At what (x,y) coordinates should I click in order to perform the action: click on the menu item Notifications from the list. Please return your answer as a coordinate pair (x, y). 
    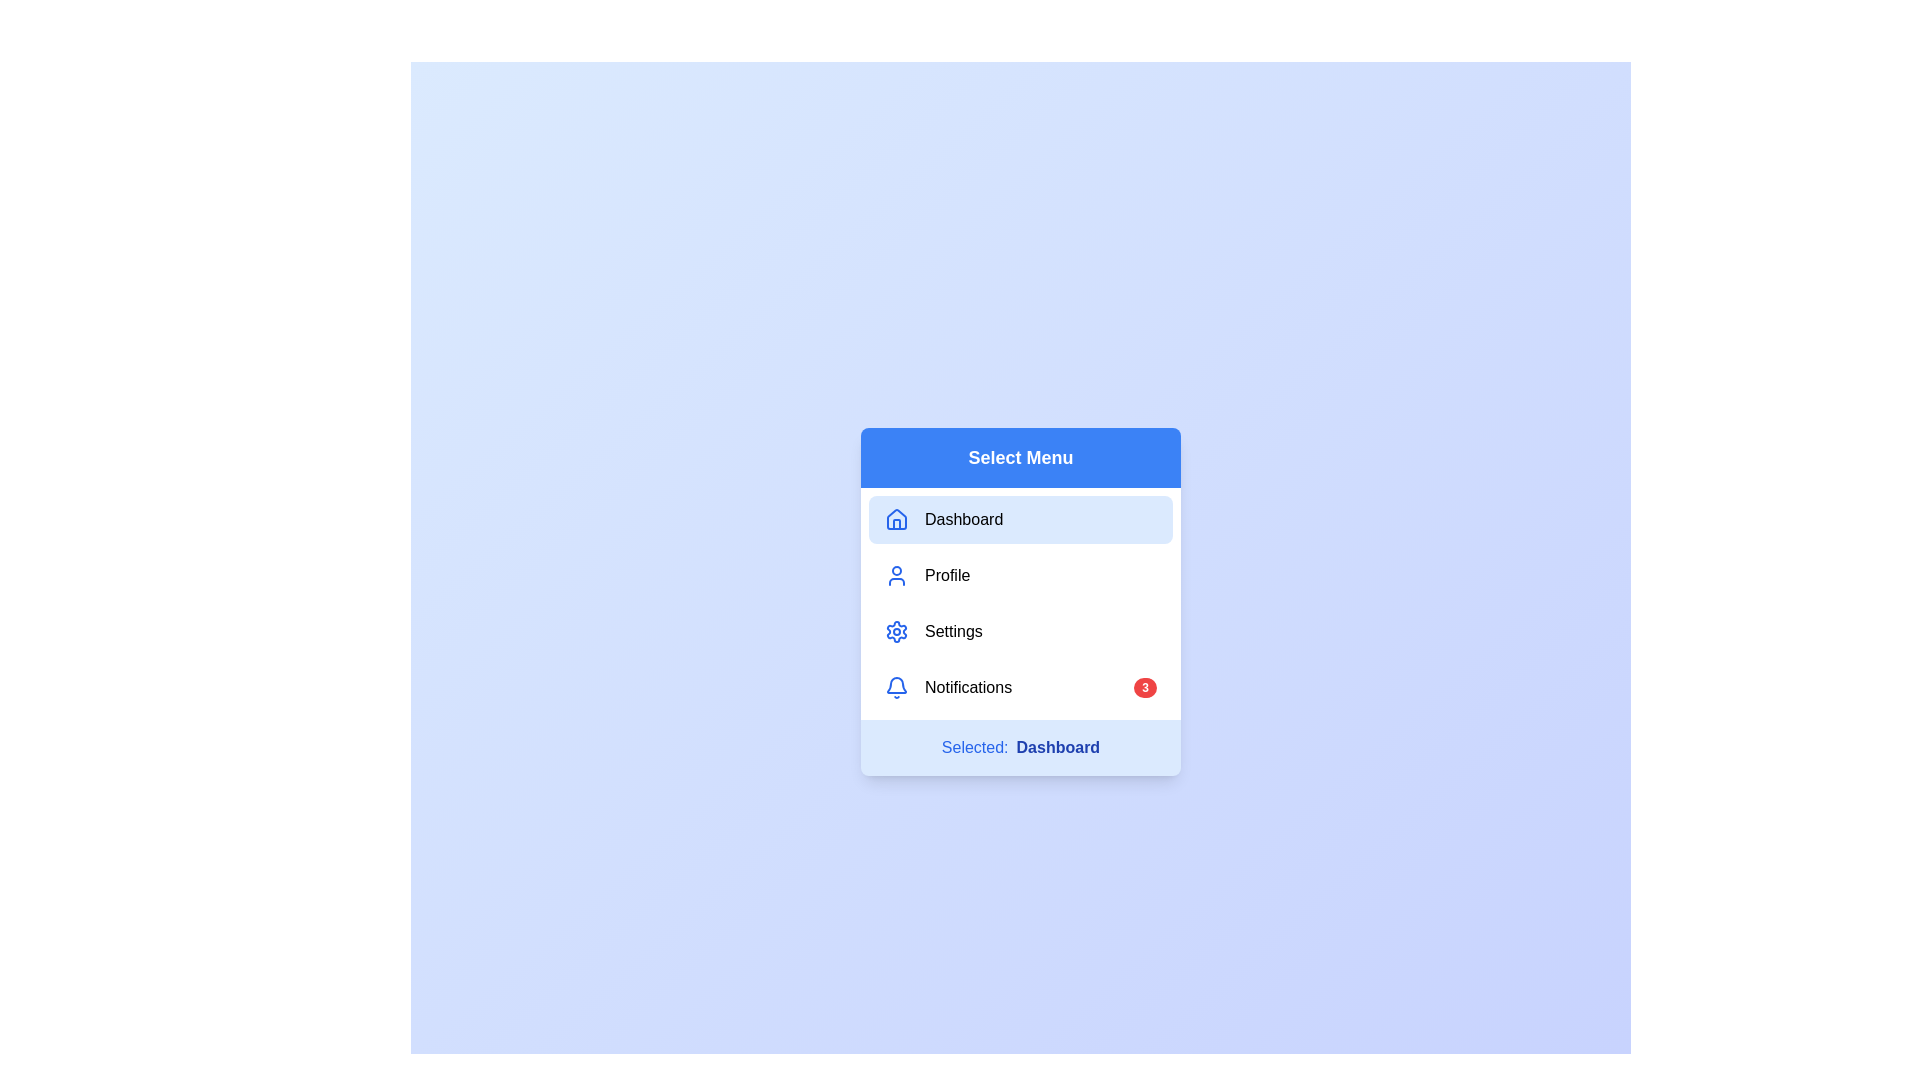
    Looking at the image, I should click on (1021, 686).